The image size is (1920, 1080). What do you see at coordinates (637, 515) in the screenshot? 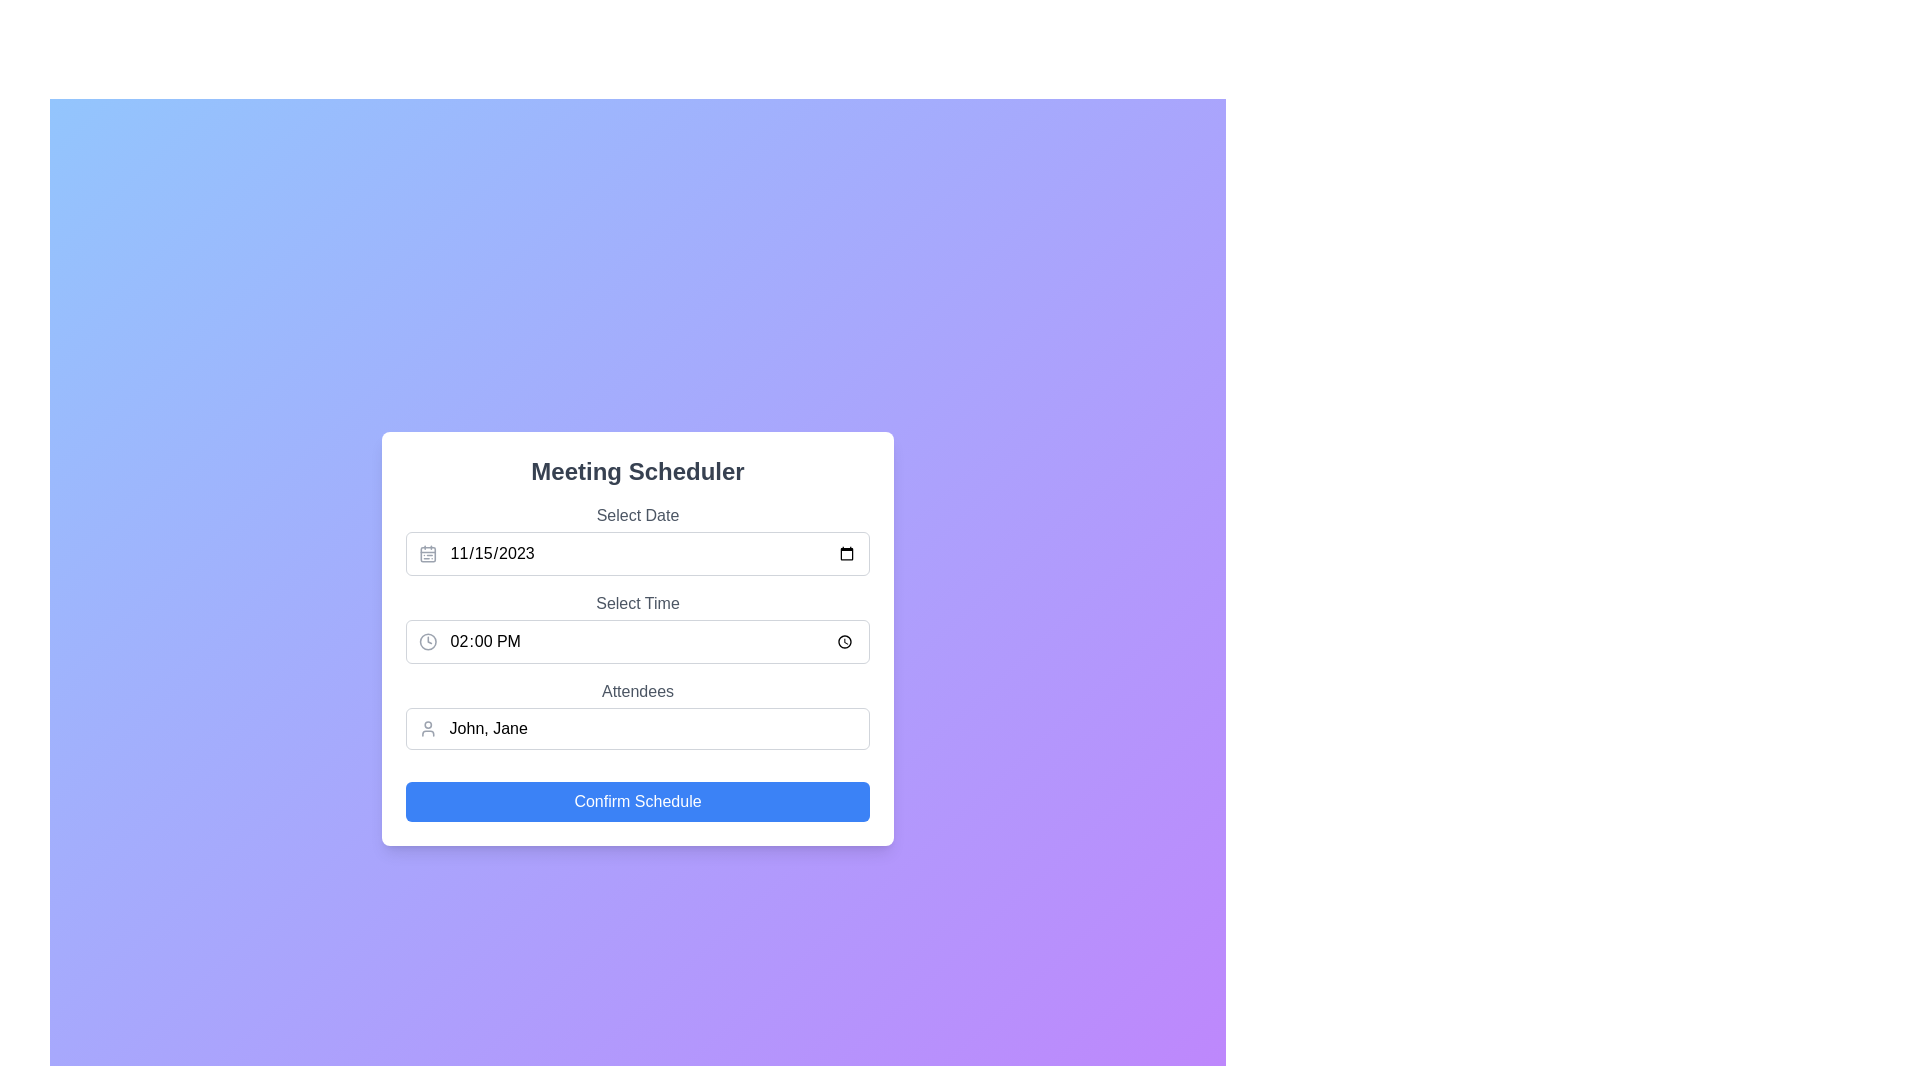
I see `the label that informs the user of the purpose of the adjacent date selection input field, which is located directly above that input field within the scheduling card interface` at bounding box center [637, 515].